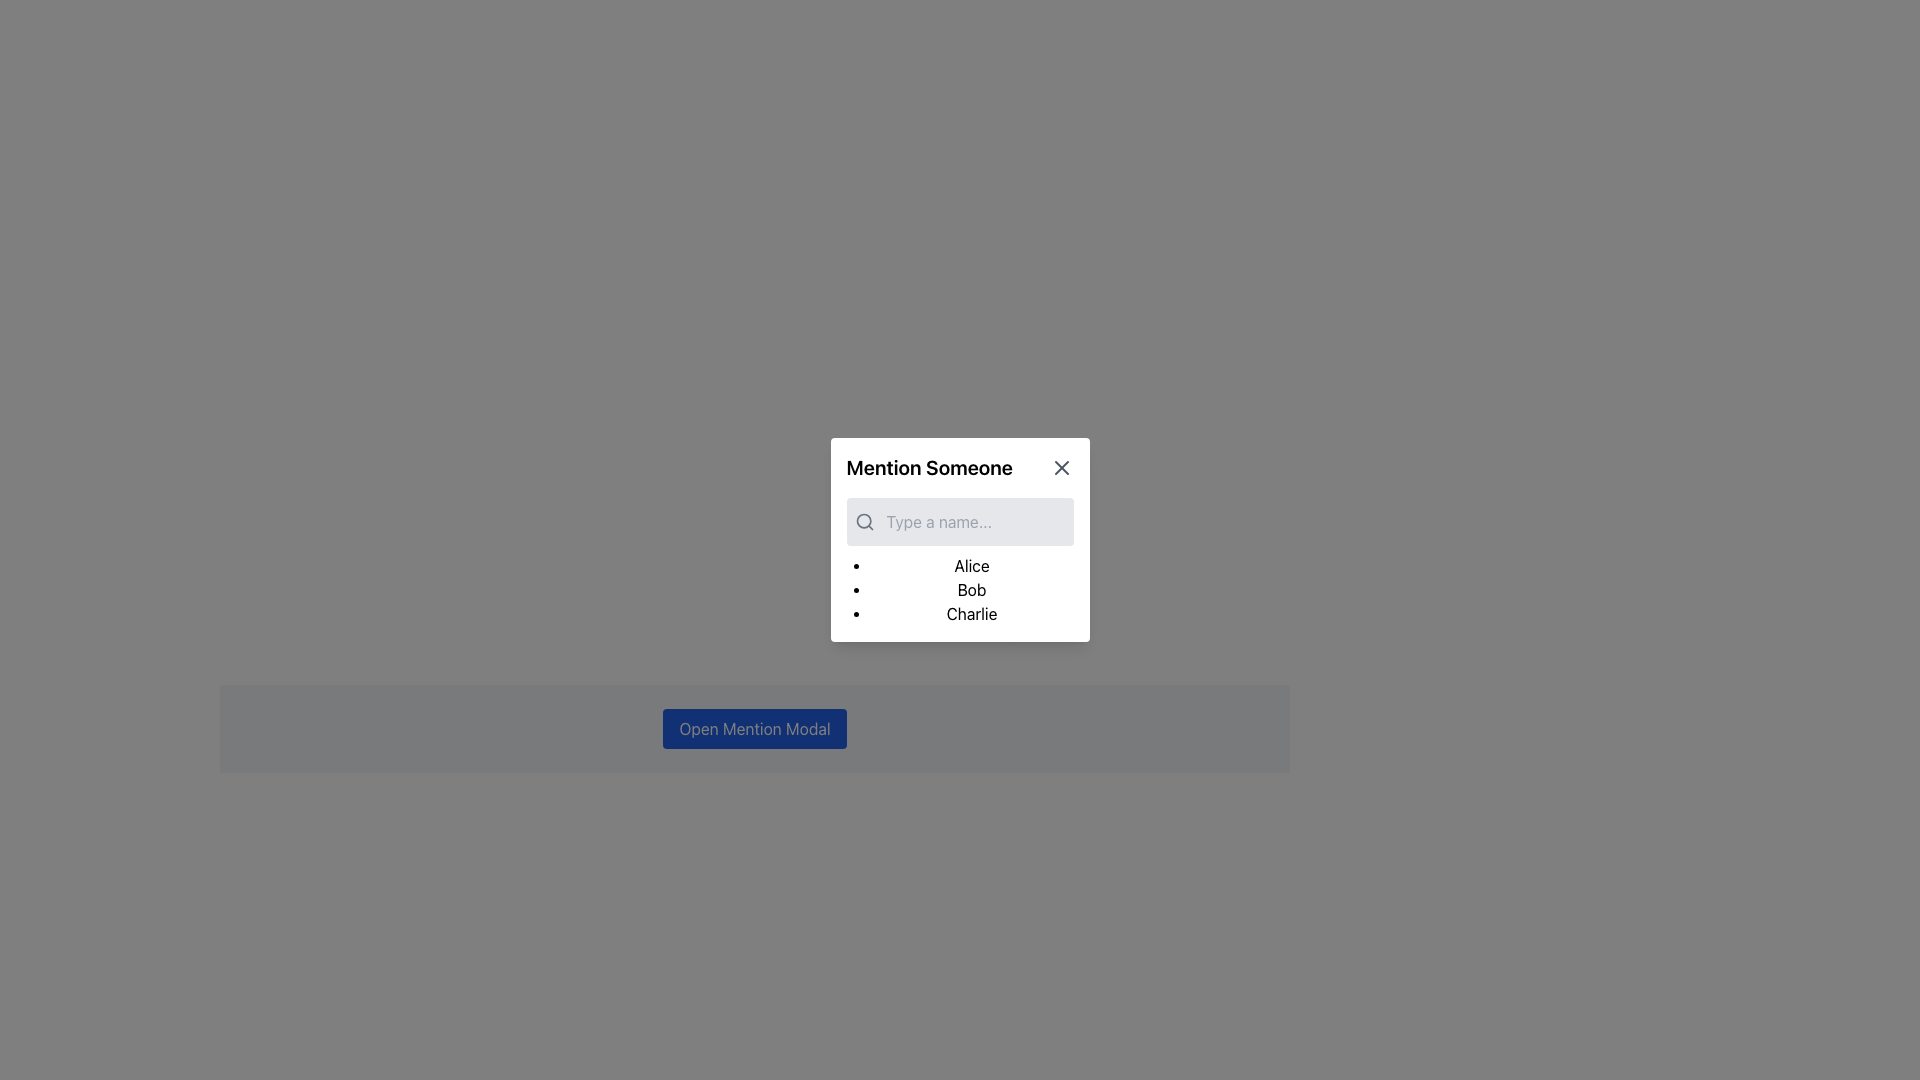 This screenshot has width=1920, height=1080. Describe the element at coordinates (1060, 467) in the screenshot. I see `the dismiss button located at the top-right corner of the modal containing the text 'Mention Someone'` at that location.